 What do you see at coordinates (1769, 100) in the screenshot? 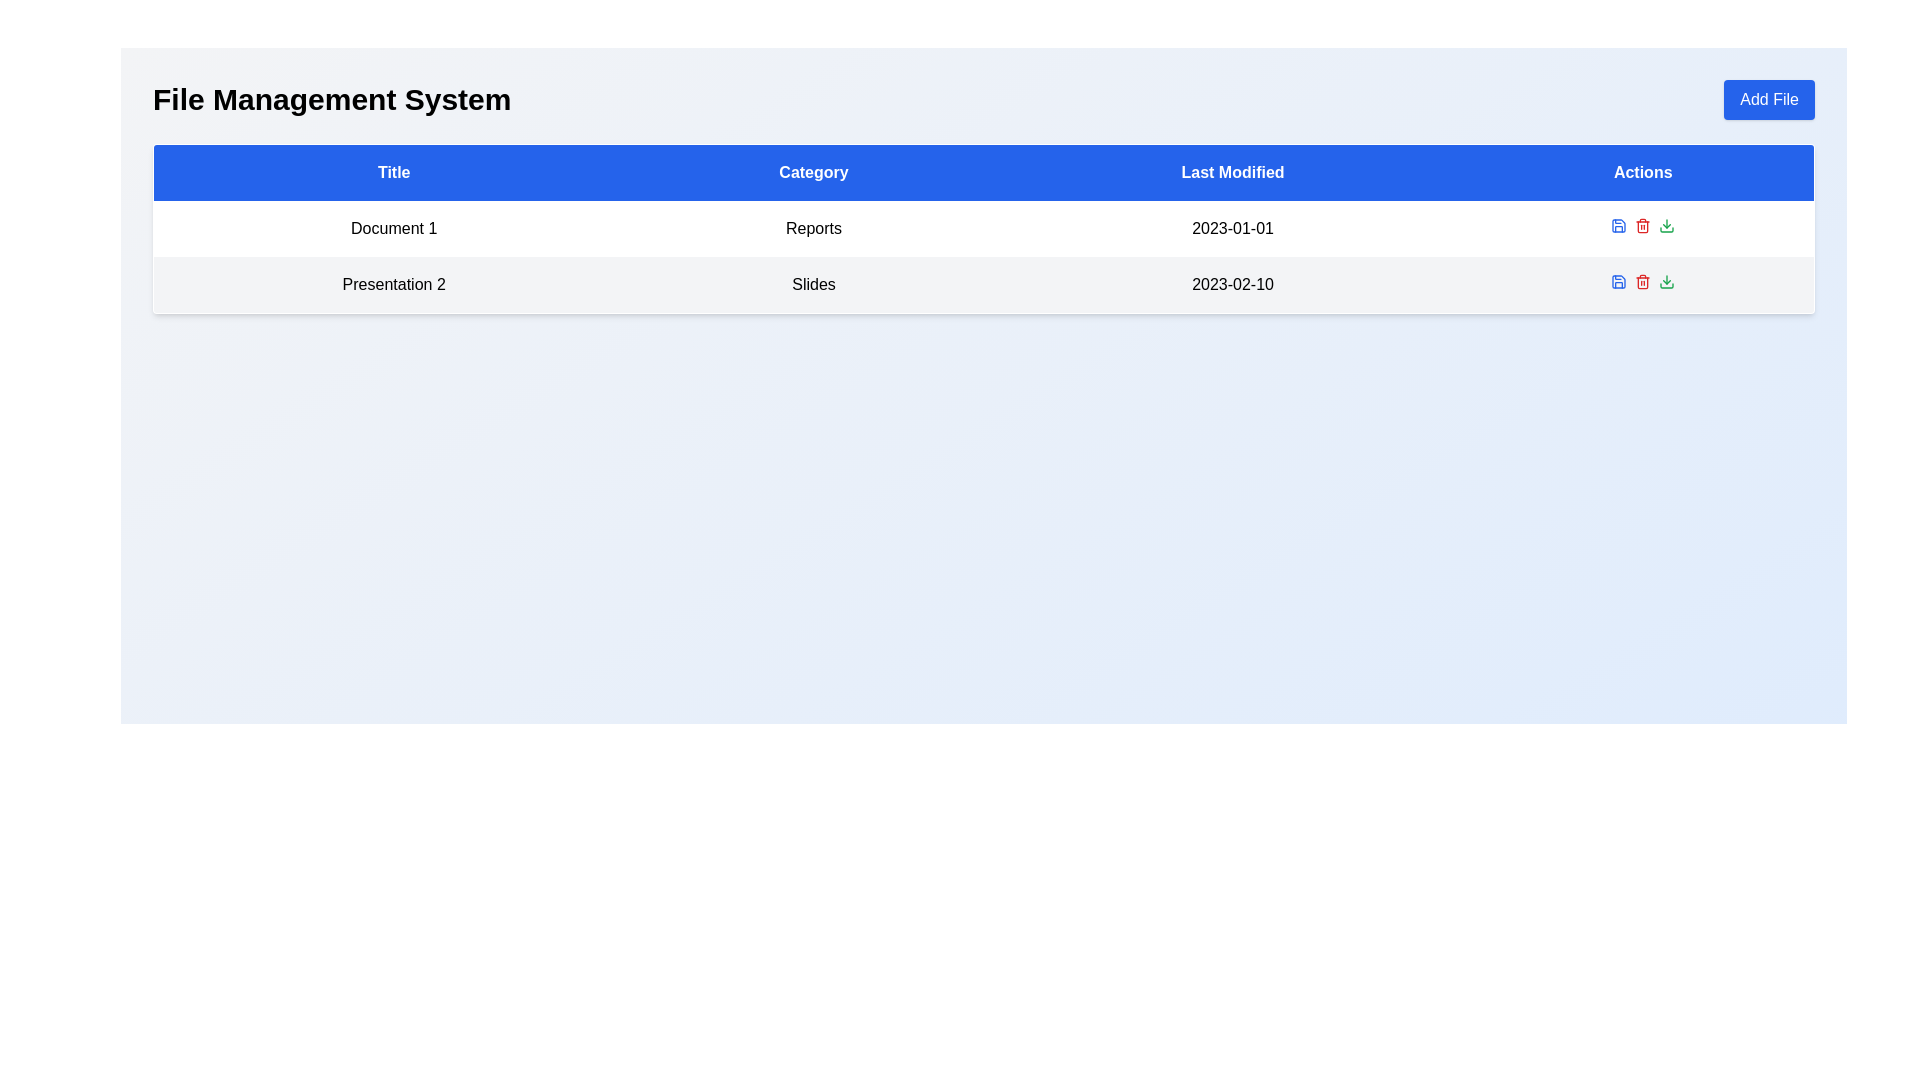
I see `the 'Add File' button, which has a blue background and white text` at bounding box center [1769, 100].